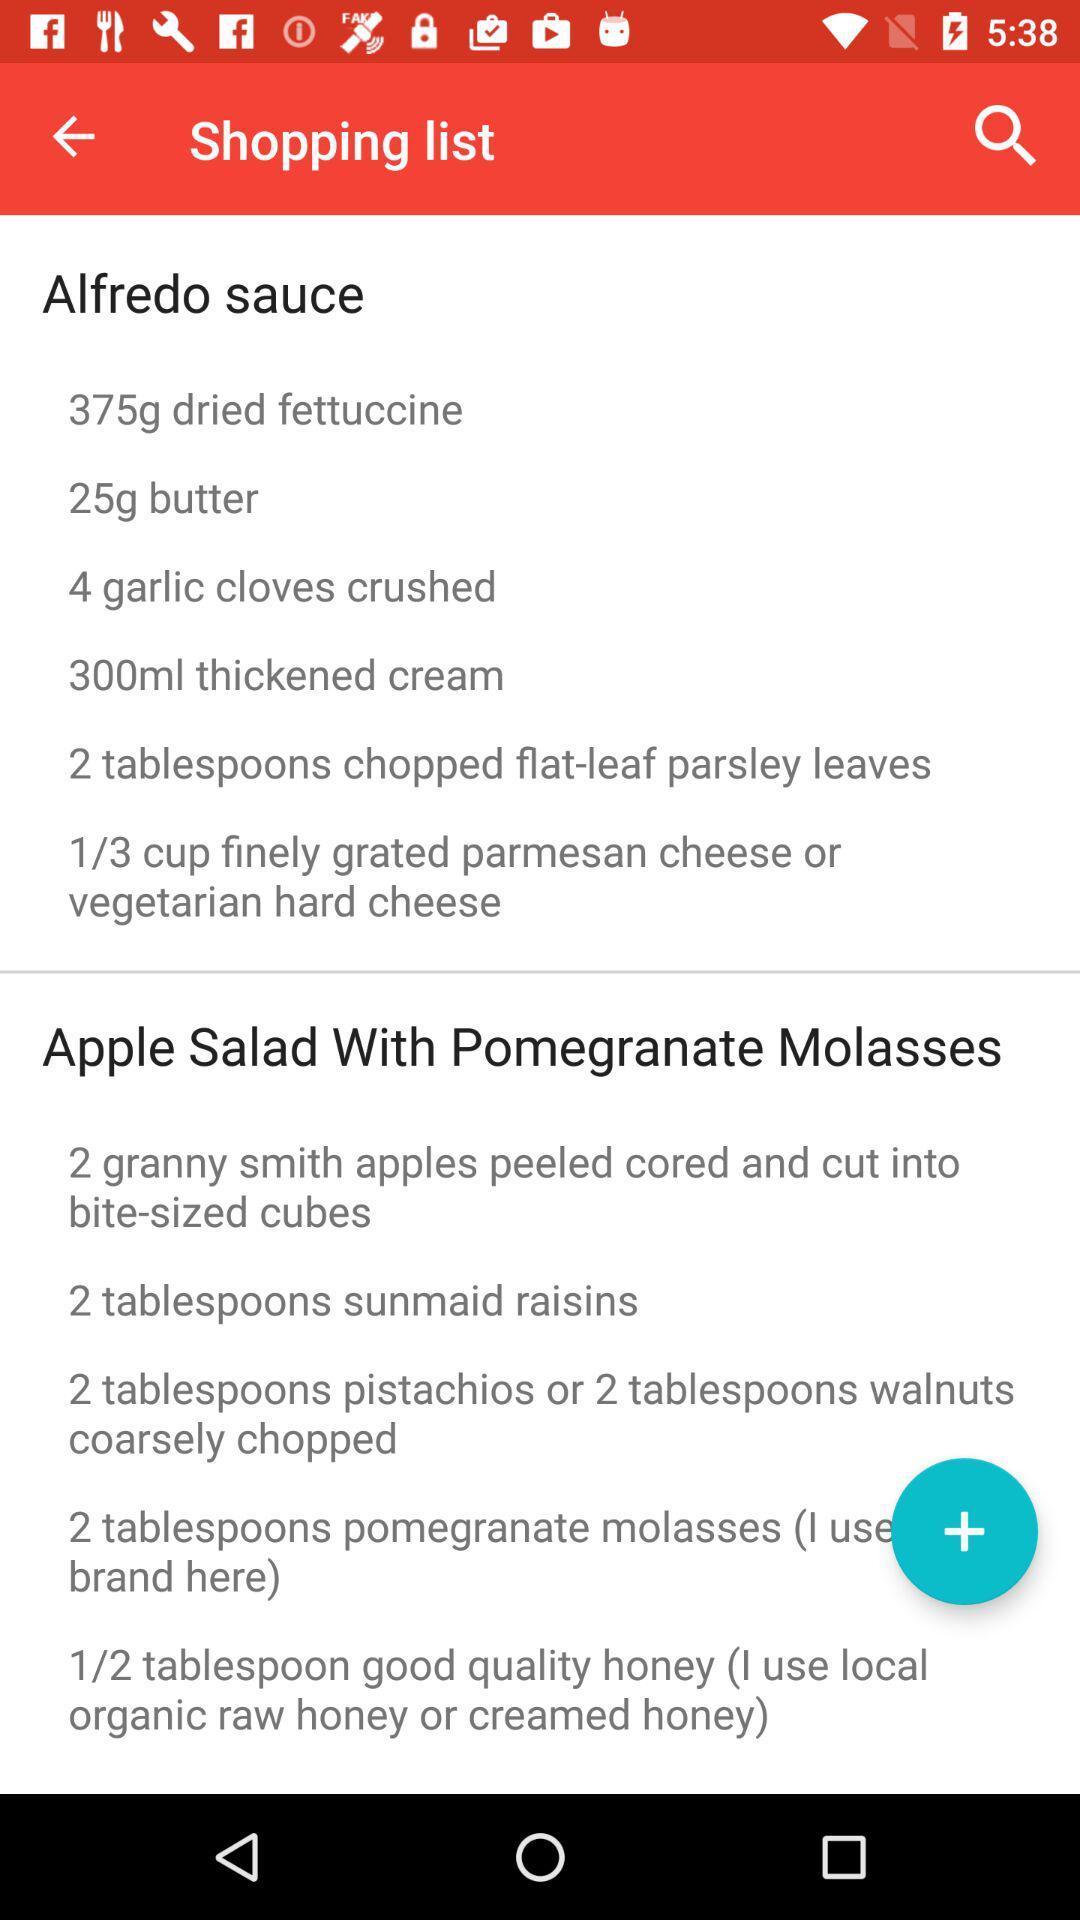  I want to click on the icon above the 25g butter, so click(540, 407).